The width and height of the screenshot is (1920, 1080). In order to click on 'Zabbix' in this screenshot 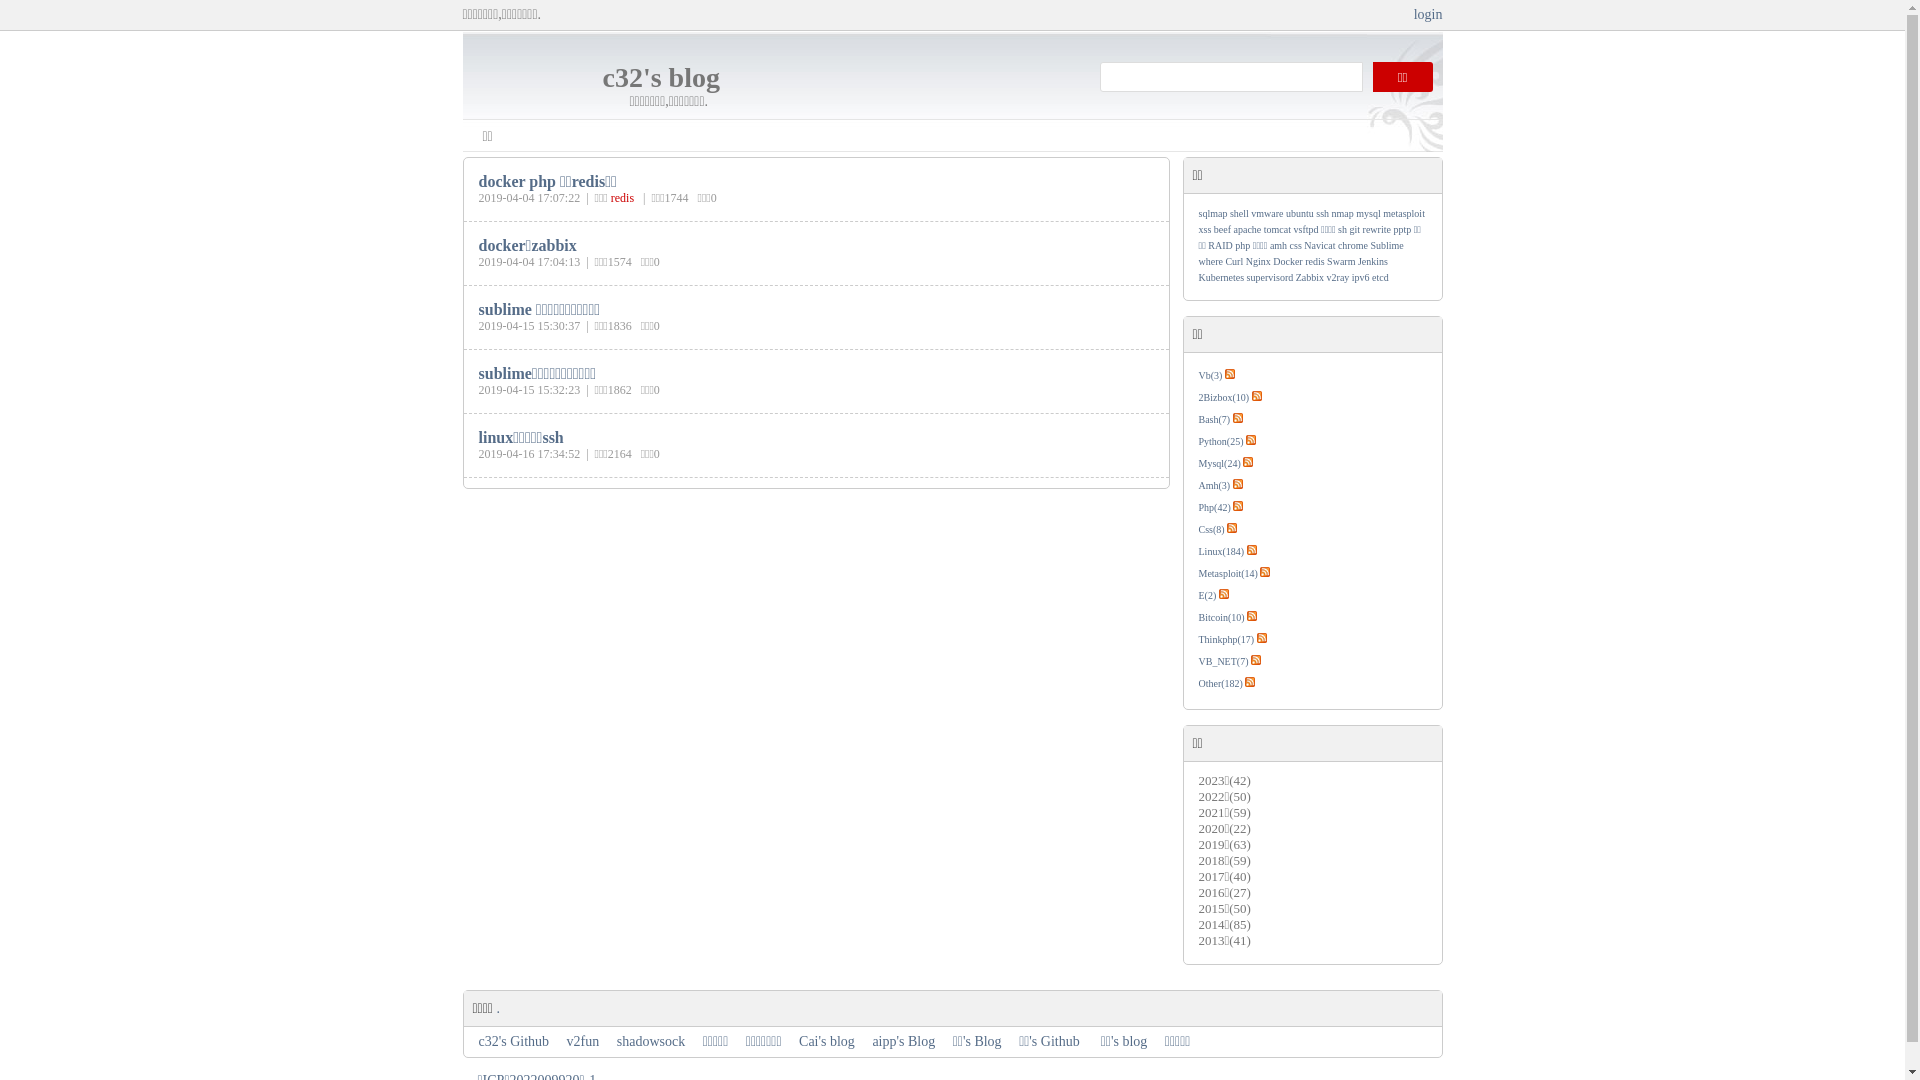, I will do `click(1310, 277)`.